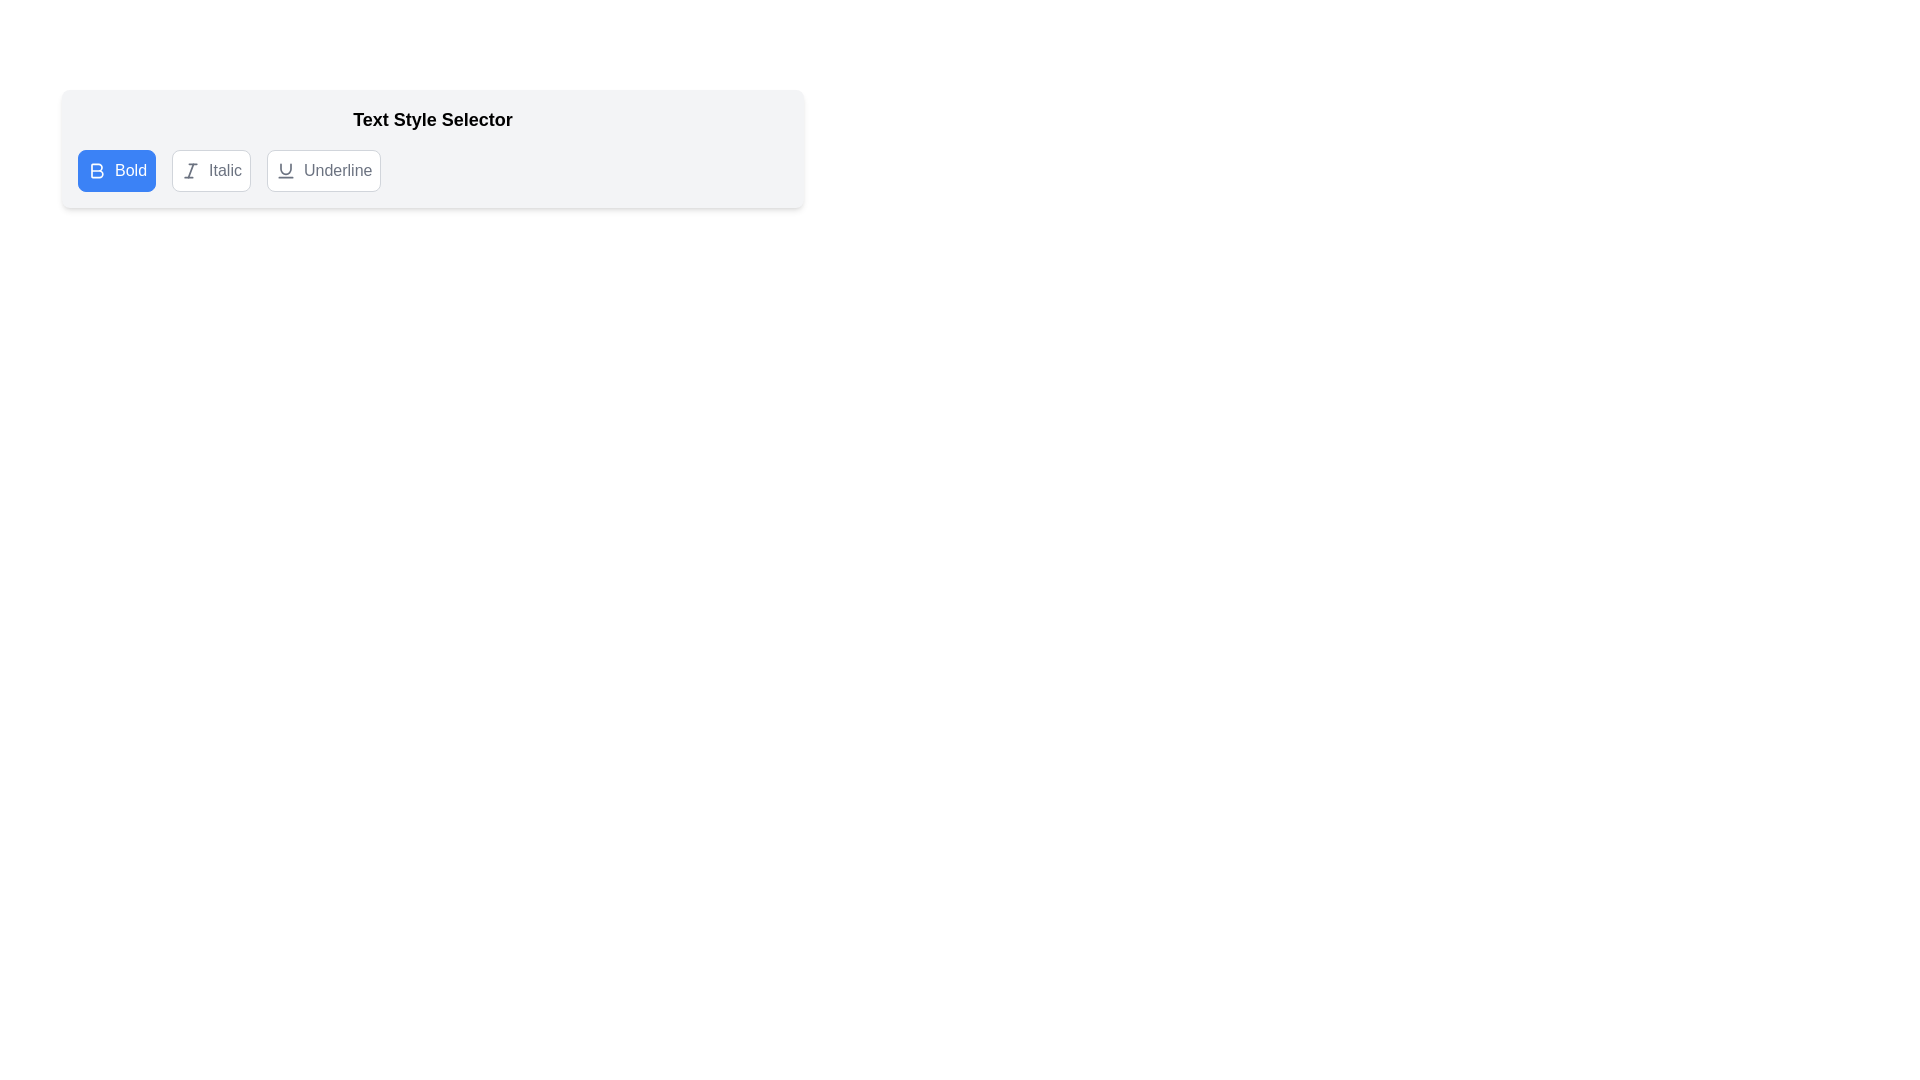 This screenshot has width=1920, height=1080. Describe the element at coordinates (115, 169) in the screenshot. I see `the 'Bold' toggle button` at that location.